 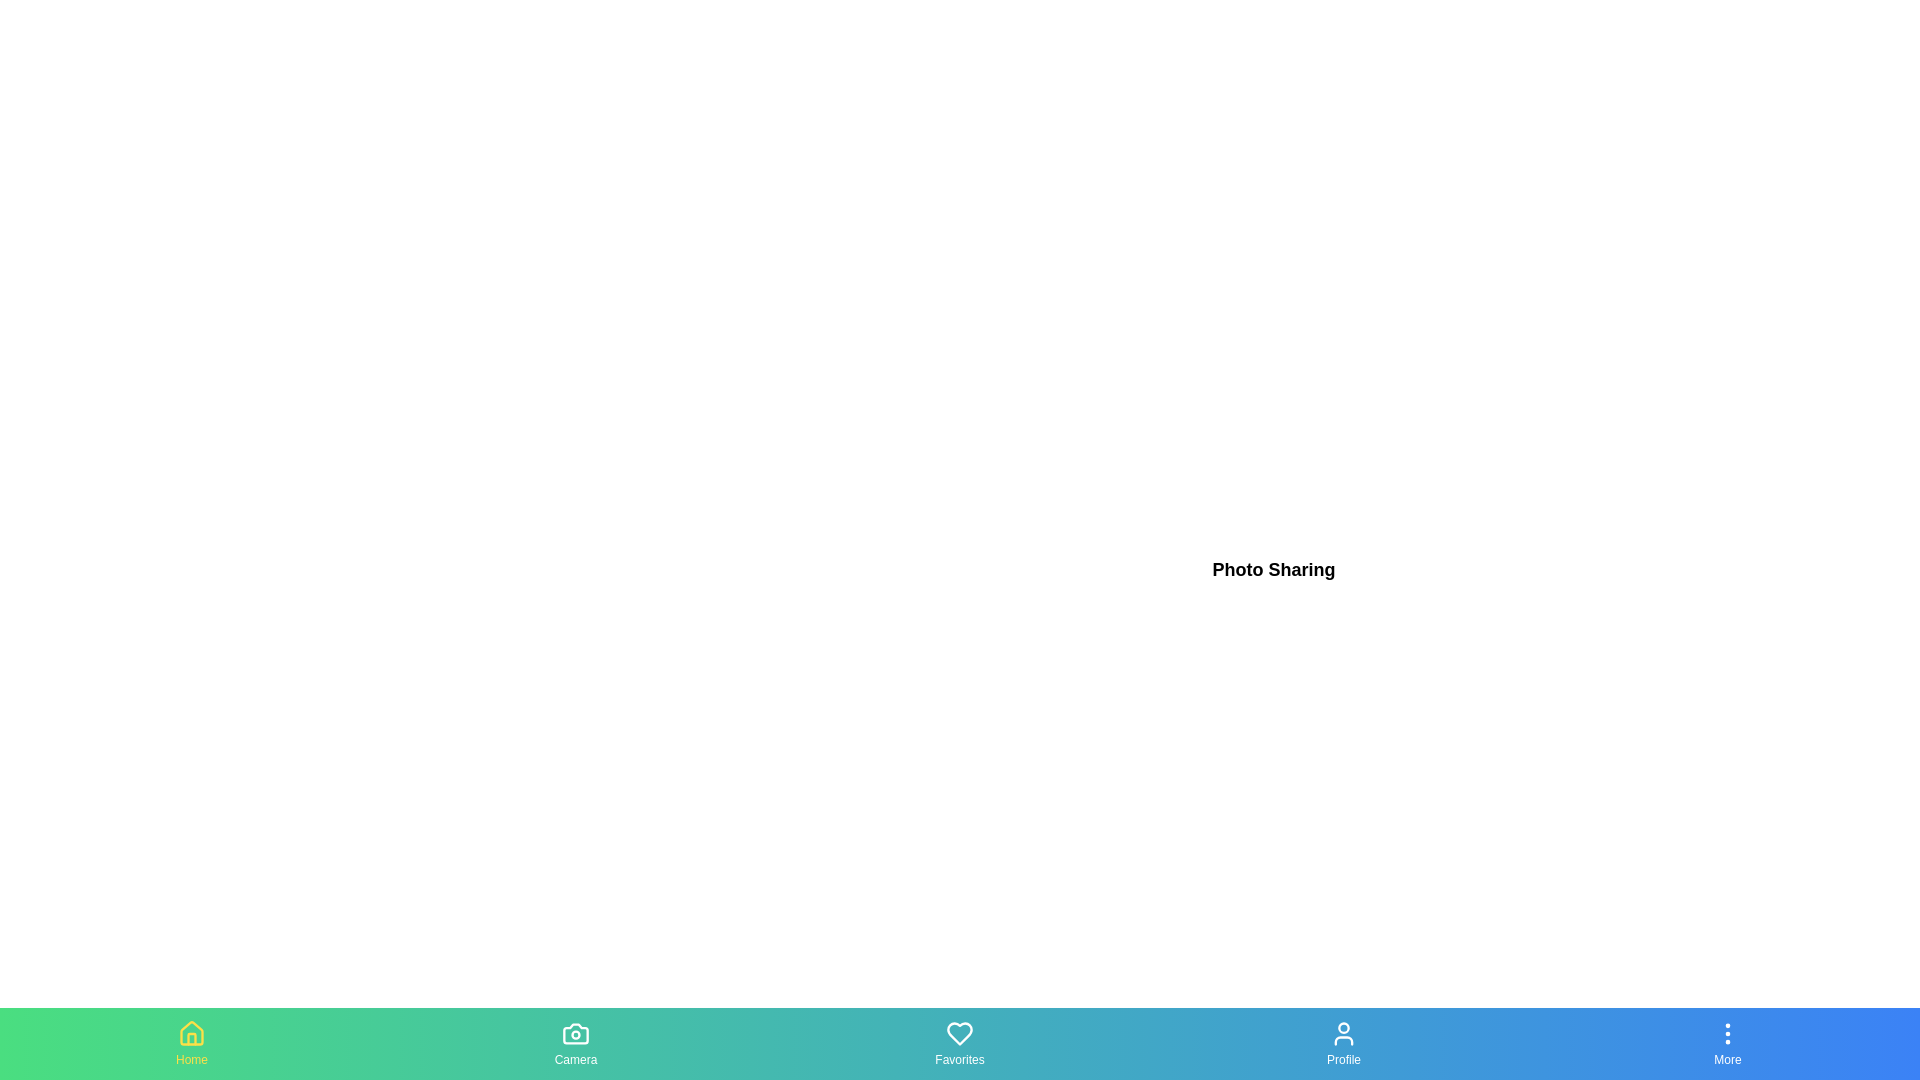 I want to click on the Home tab in the navigation bar to switch views, so click(x=192, y=1043).